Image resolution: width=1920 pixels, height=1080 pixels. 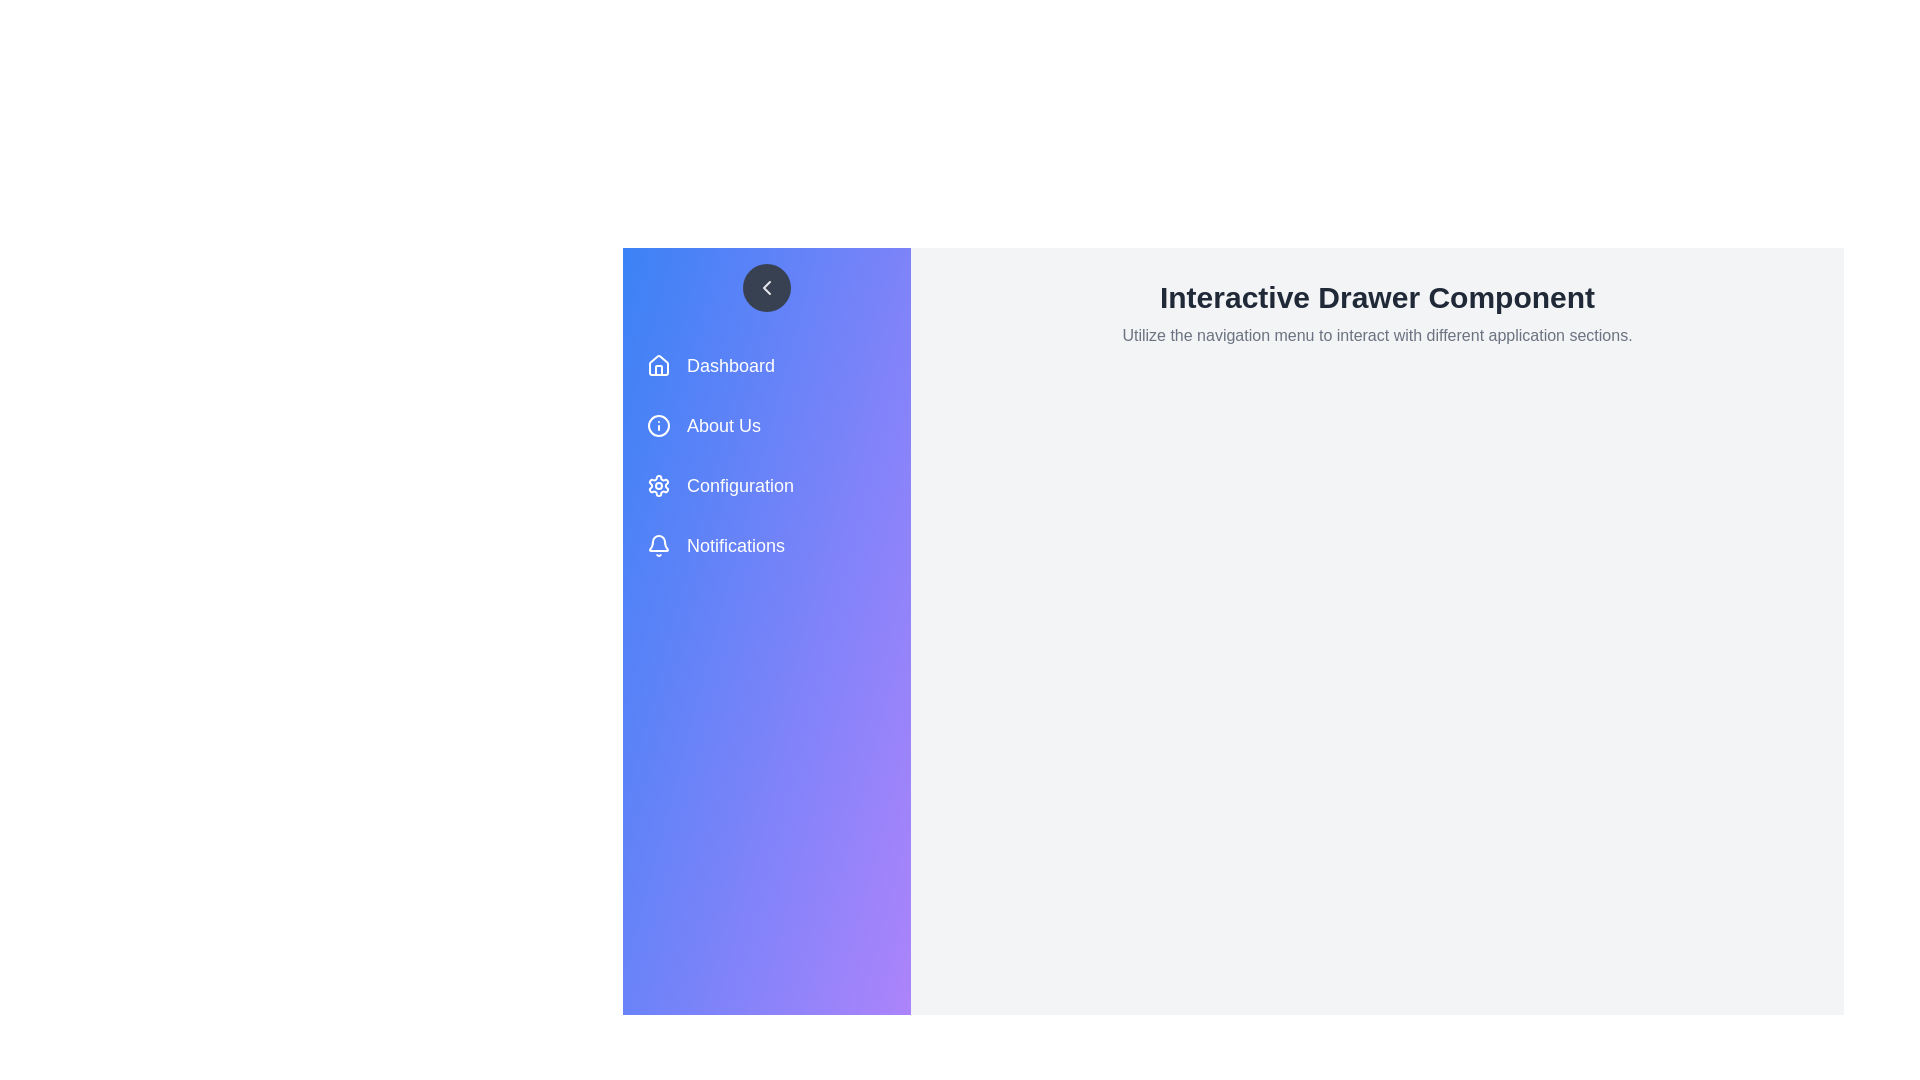 What do you see at coordinates (658, 486) in the screenshot?
I see `the gear-shaped settings icon located in the left navigation panel, next to the 'Configuration' text` at bounding box center [658, 486].